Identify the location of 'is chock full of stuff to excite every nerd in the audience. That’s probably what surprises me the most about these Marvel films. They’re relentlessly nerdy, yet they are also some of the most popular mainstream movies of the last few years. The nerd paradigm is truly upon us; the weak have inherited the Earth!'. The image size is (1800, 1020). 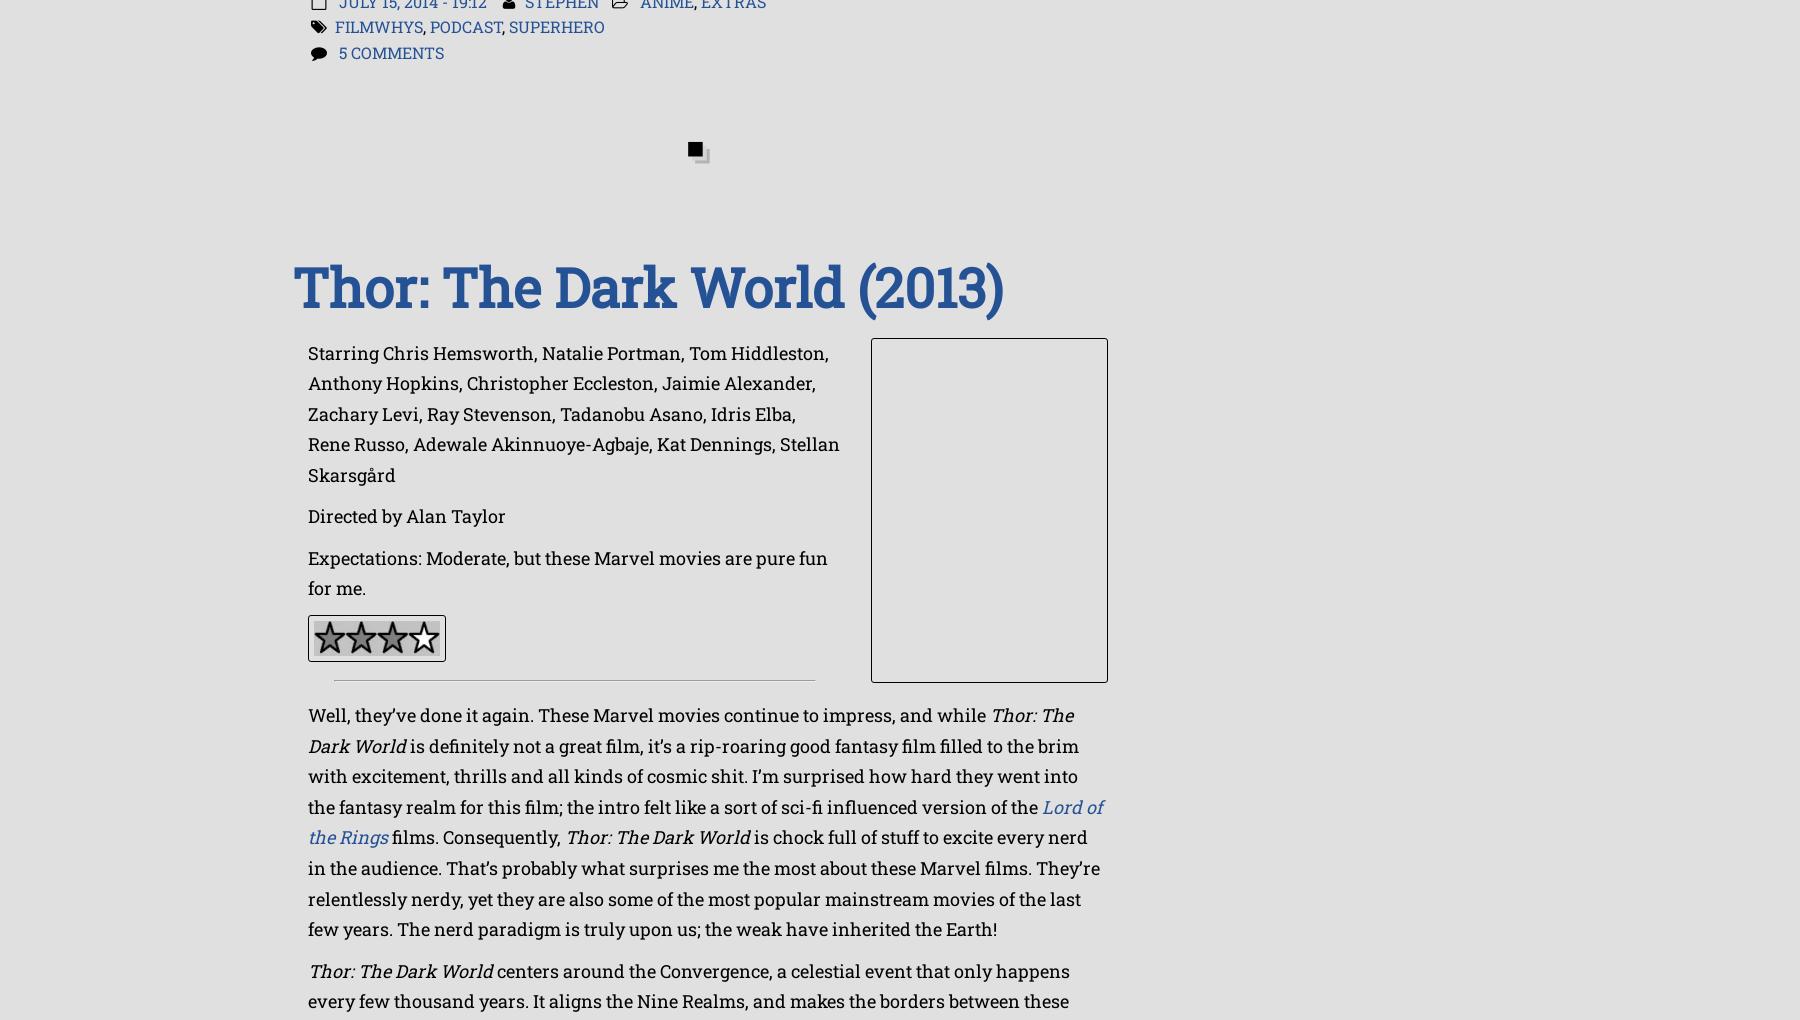
(702, 882).